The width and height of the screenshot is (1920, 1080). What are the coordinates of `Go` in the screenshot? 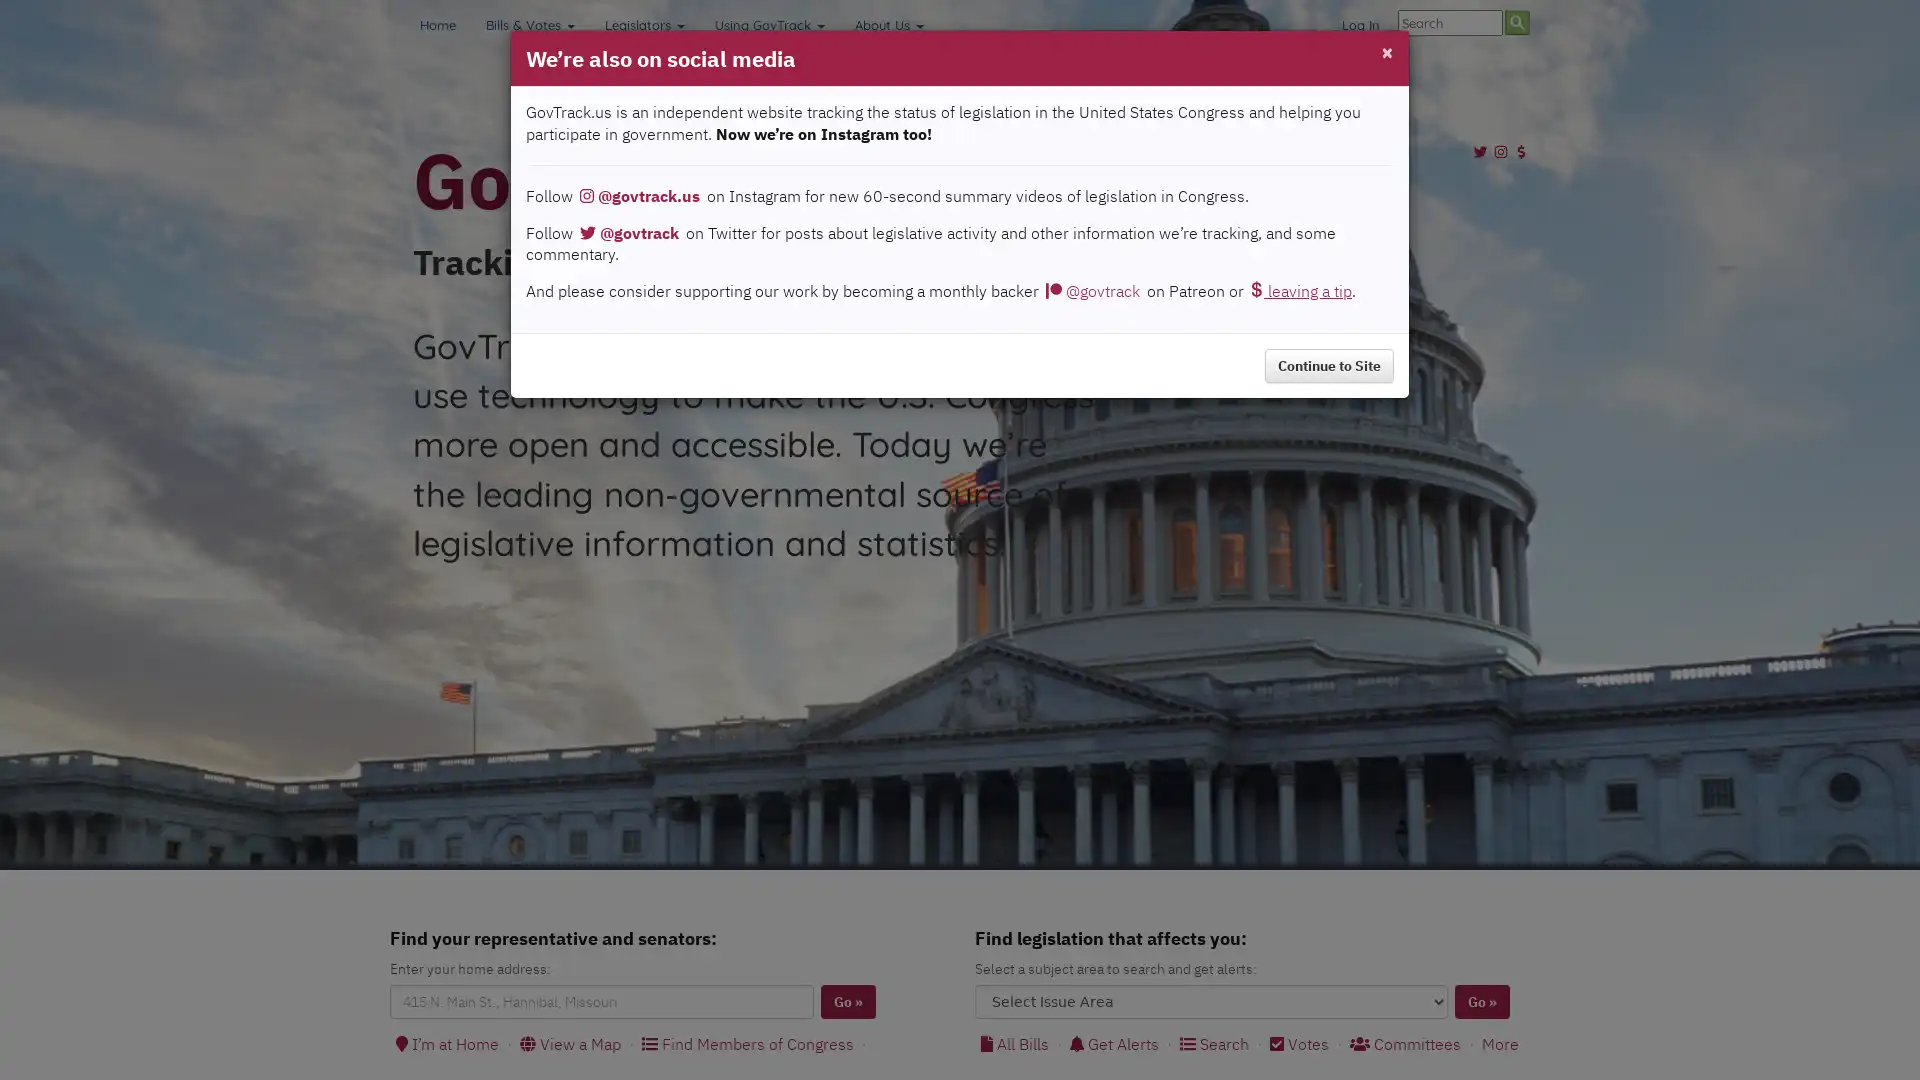 It's located at (1482, 1001).